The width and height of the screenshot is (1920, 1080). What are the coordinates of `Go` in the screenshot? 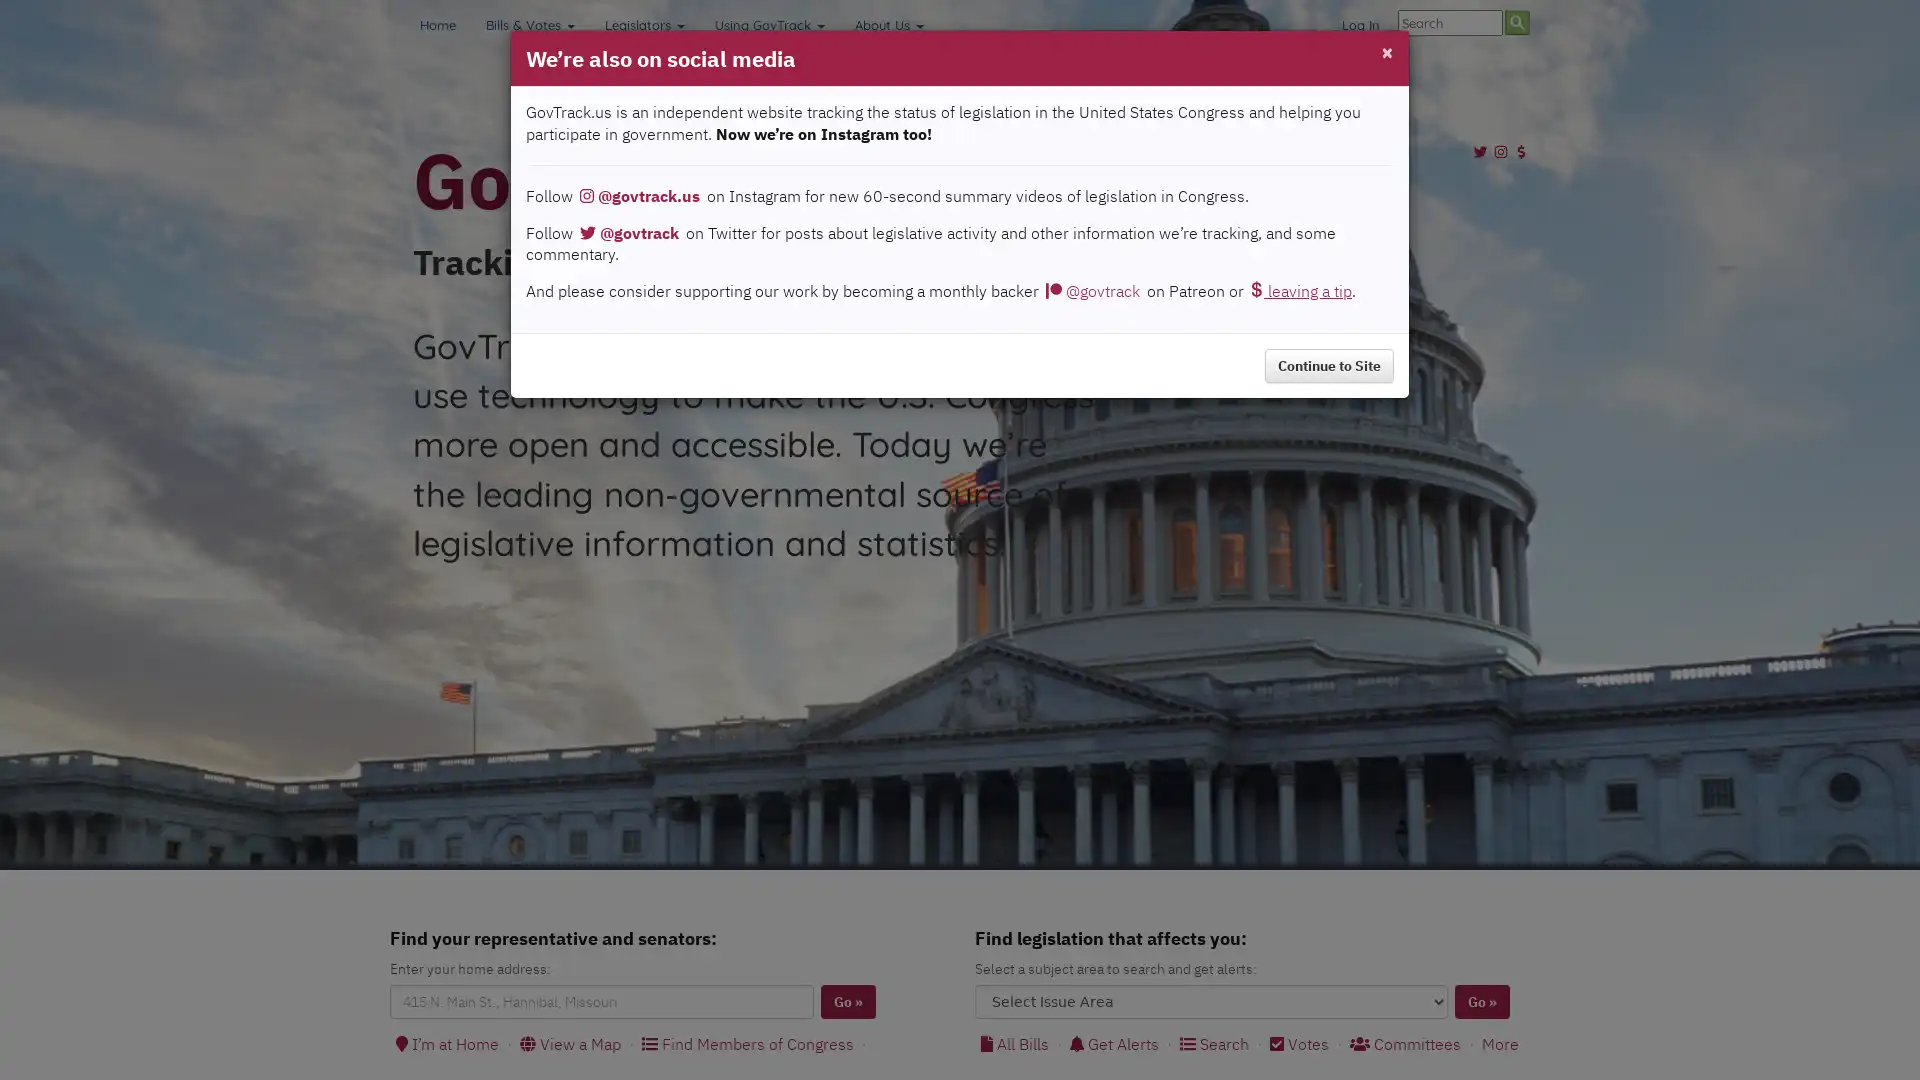 It's located at (1482, 1001).